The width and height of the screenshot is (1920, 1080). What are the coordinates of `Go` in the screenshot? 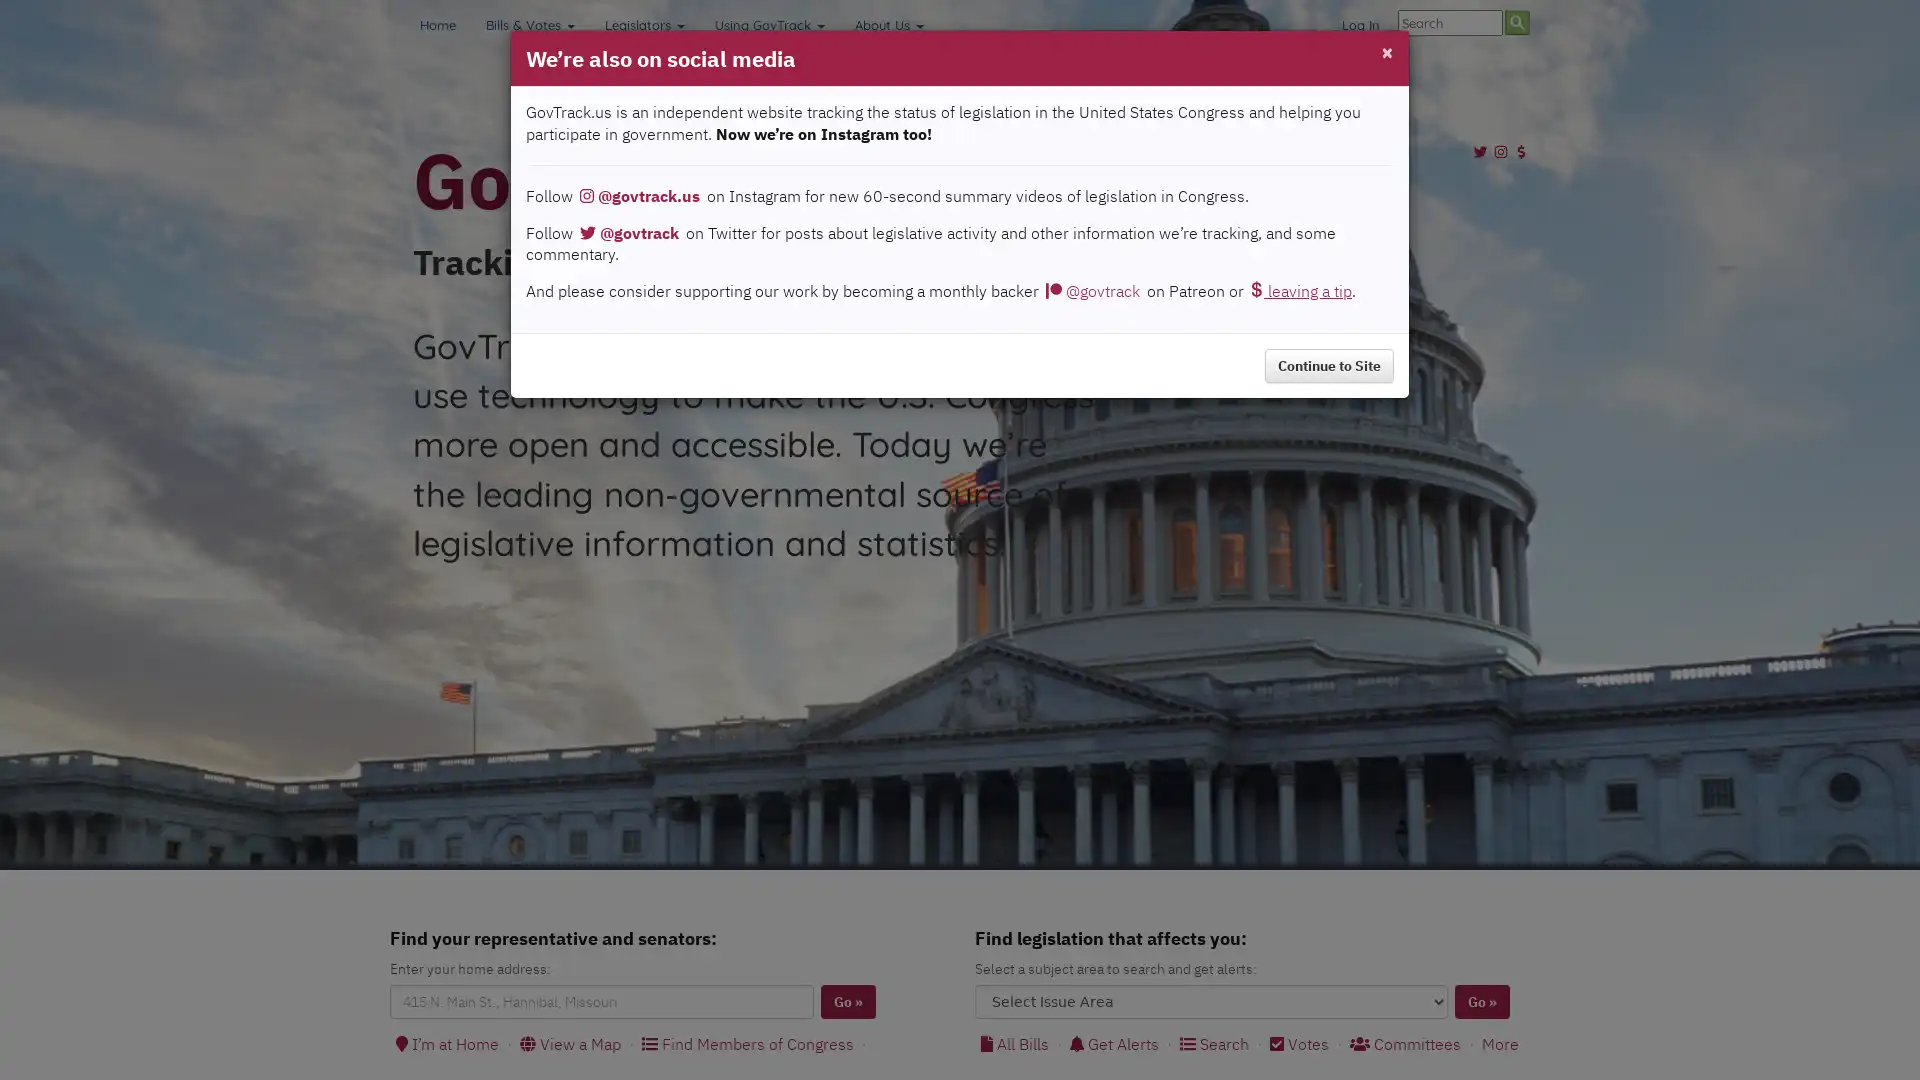 It's located at (1482, 1001).